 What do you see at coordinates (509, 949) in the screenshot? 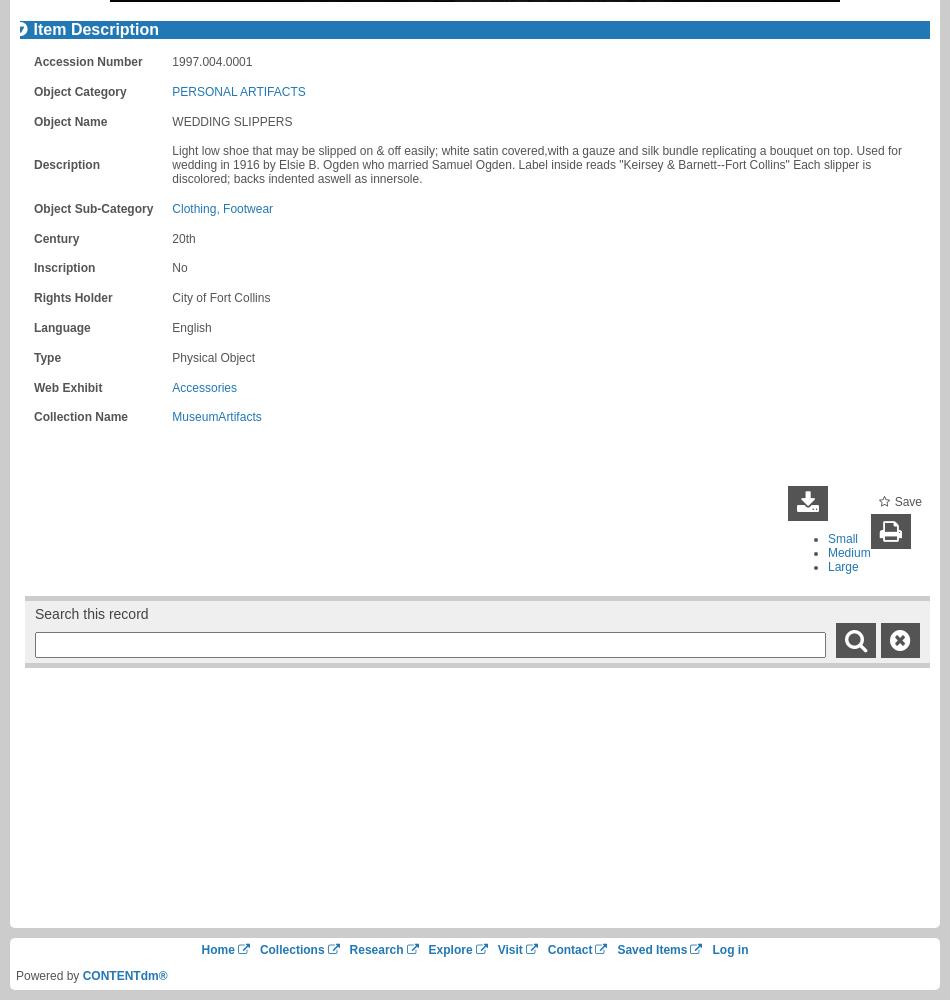
I see `'Visit'` at bounding box center [509, 949].